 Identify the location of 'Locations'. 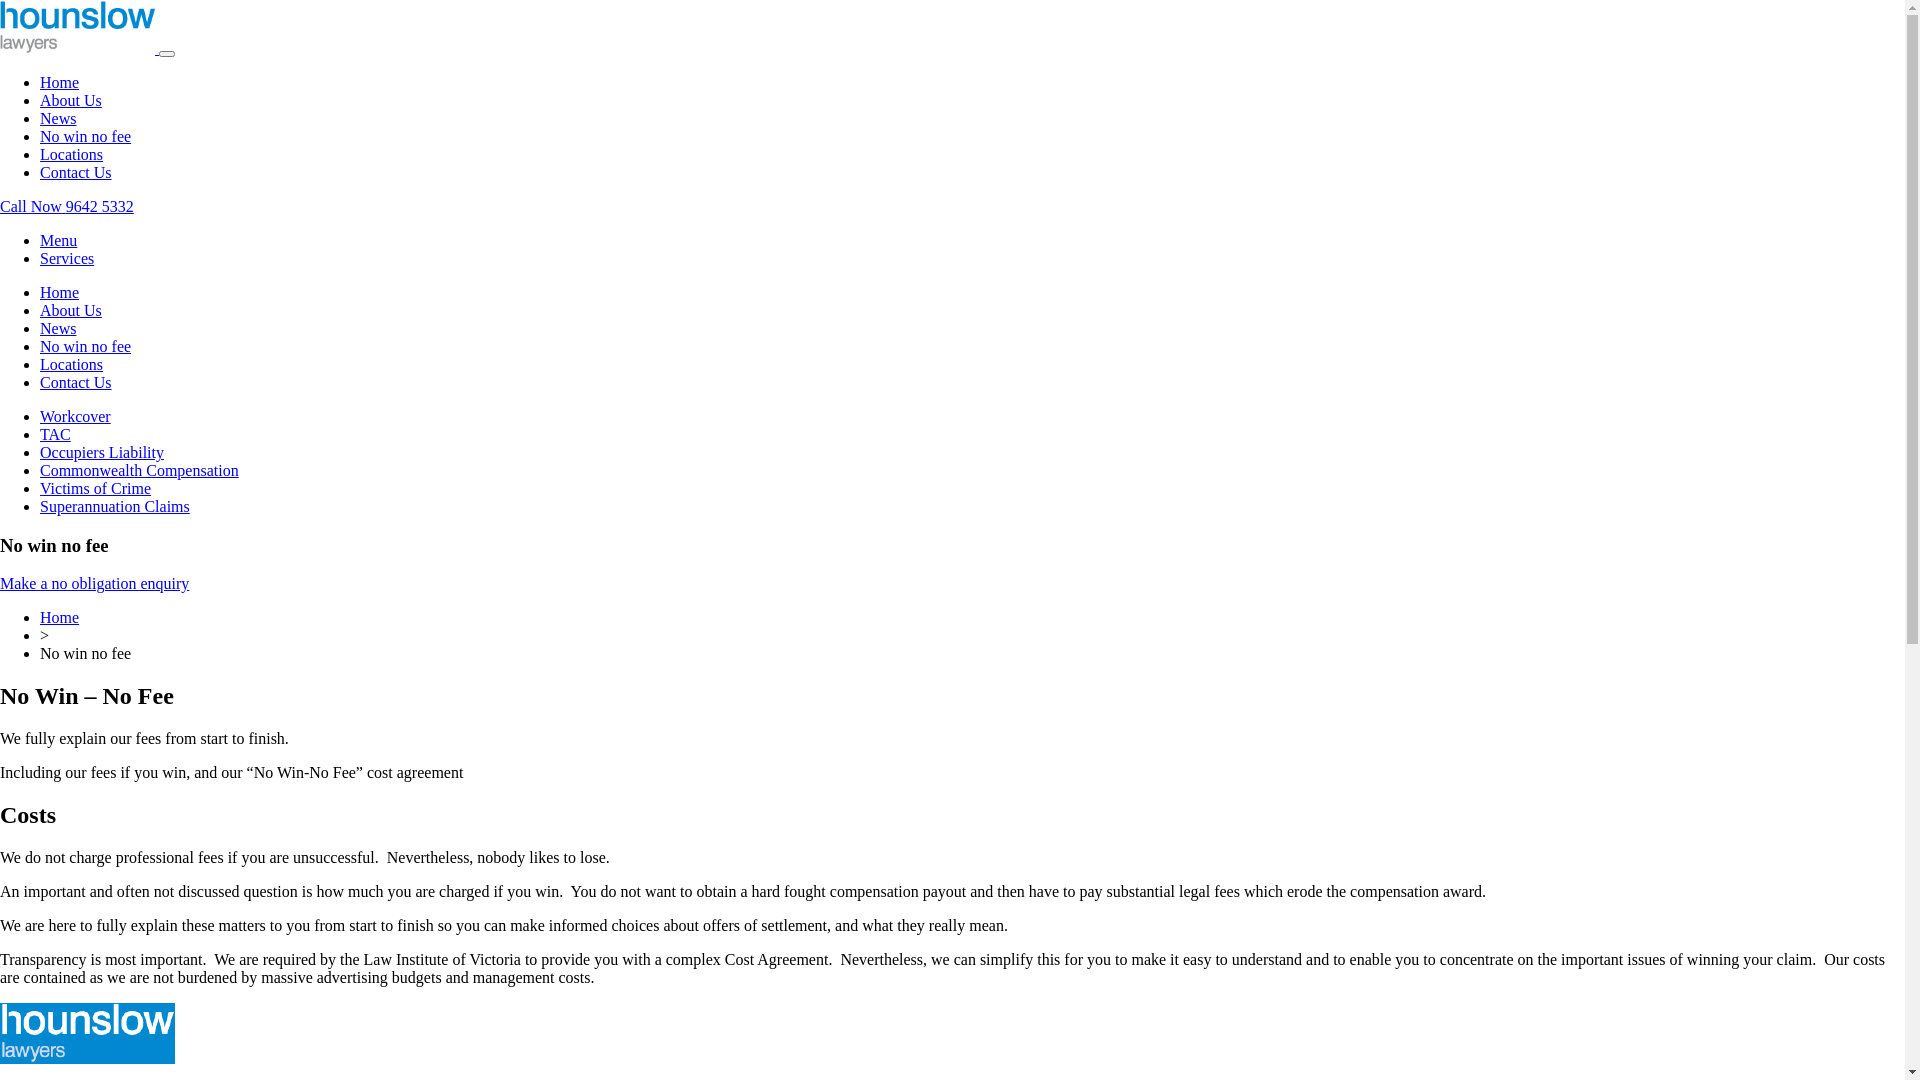
(71, 153).